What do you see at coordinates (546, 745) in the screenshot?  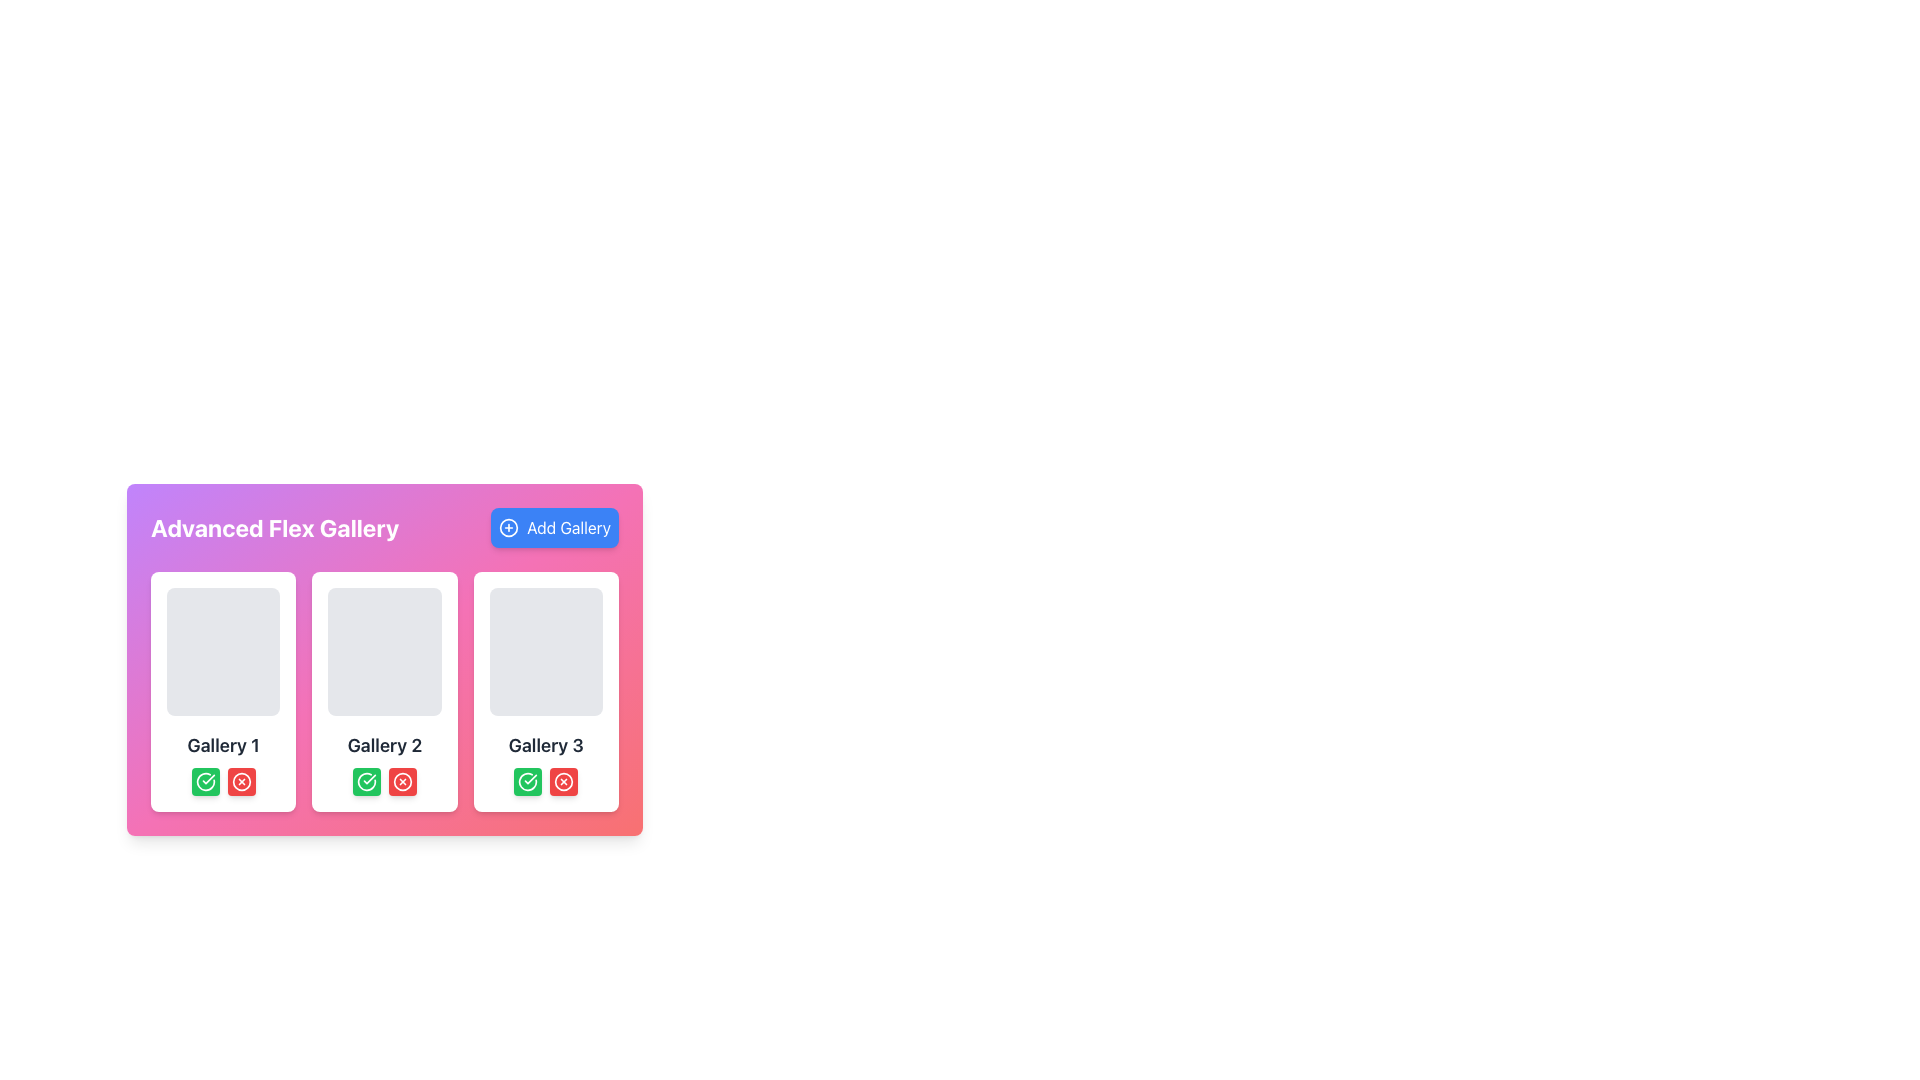 I see `the 'Gallery 3' text label, which is styled with a bold font and located in the lower central part of the rightmost card among three similar cards` at bounding box center [546, 745].